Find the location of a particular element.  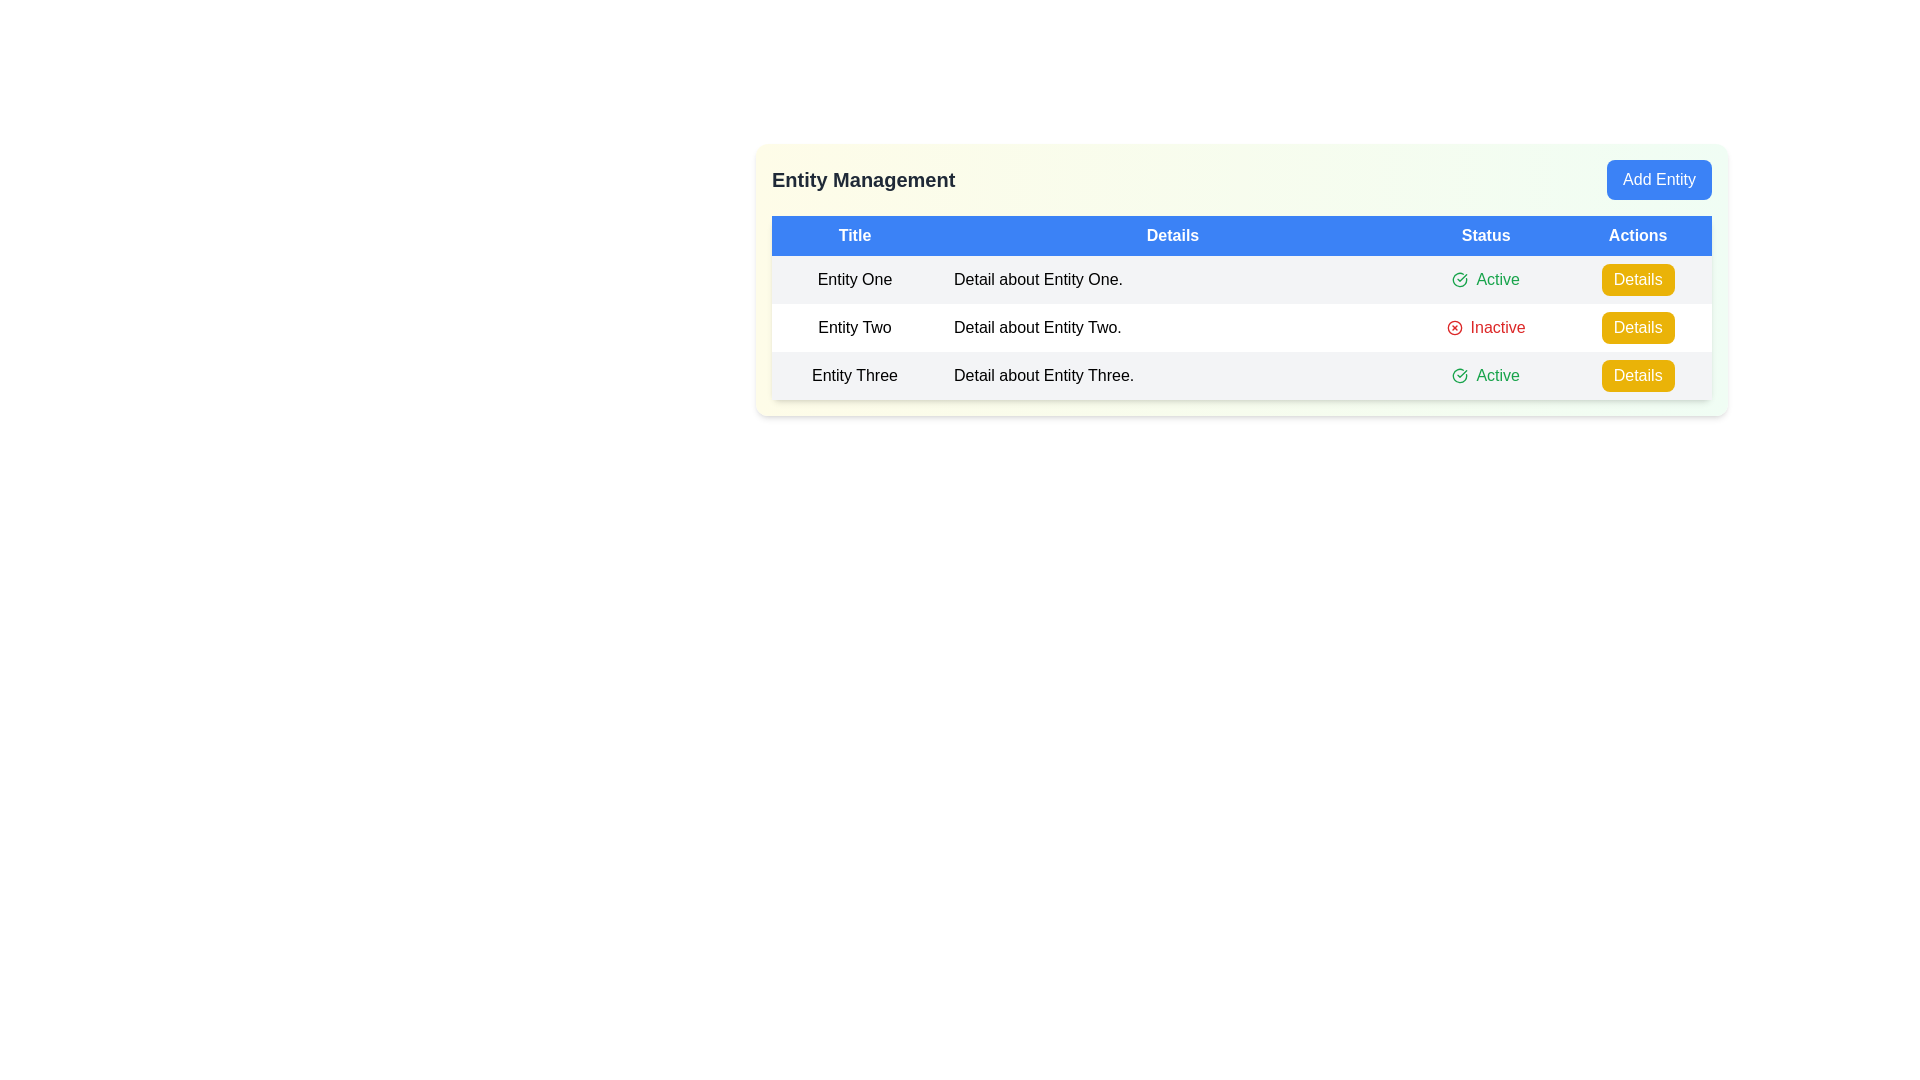

the green text label 'Active' with the adjacent green checkmark icon, located in the first row of the 'Status' column in the data table is located at coordinates (1486, 280).